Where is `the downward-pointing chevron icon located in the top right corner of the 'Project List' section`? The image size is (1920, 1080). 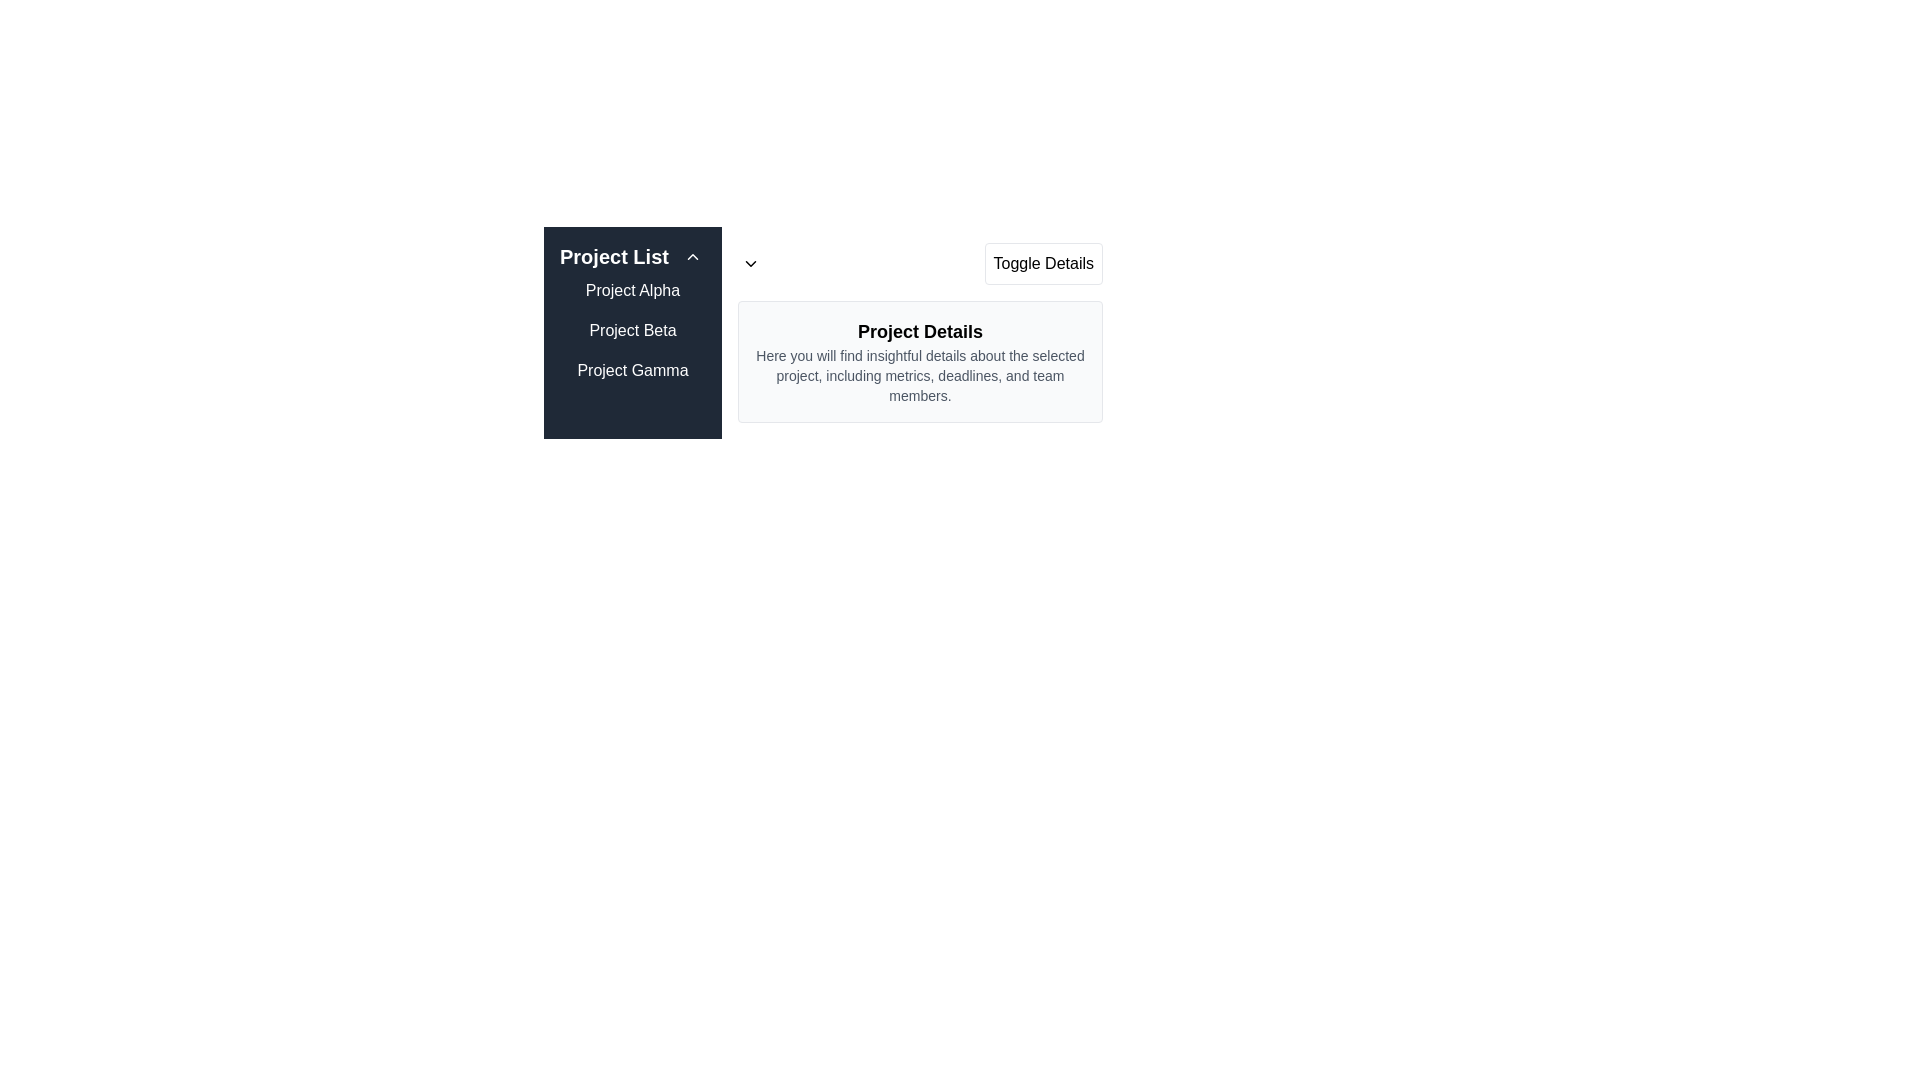 the downward-pointing chevron icon located in the top right corner of the 'Project List' section is located at coordinates (749, 262).